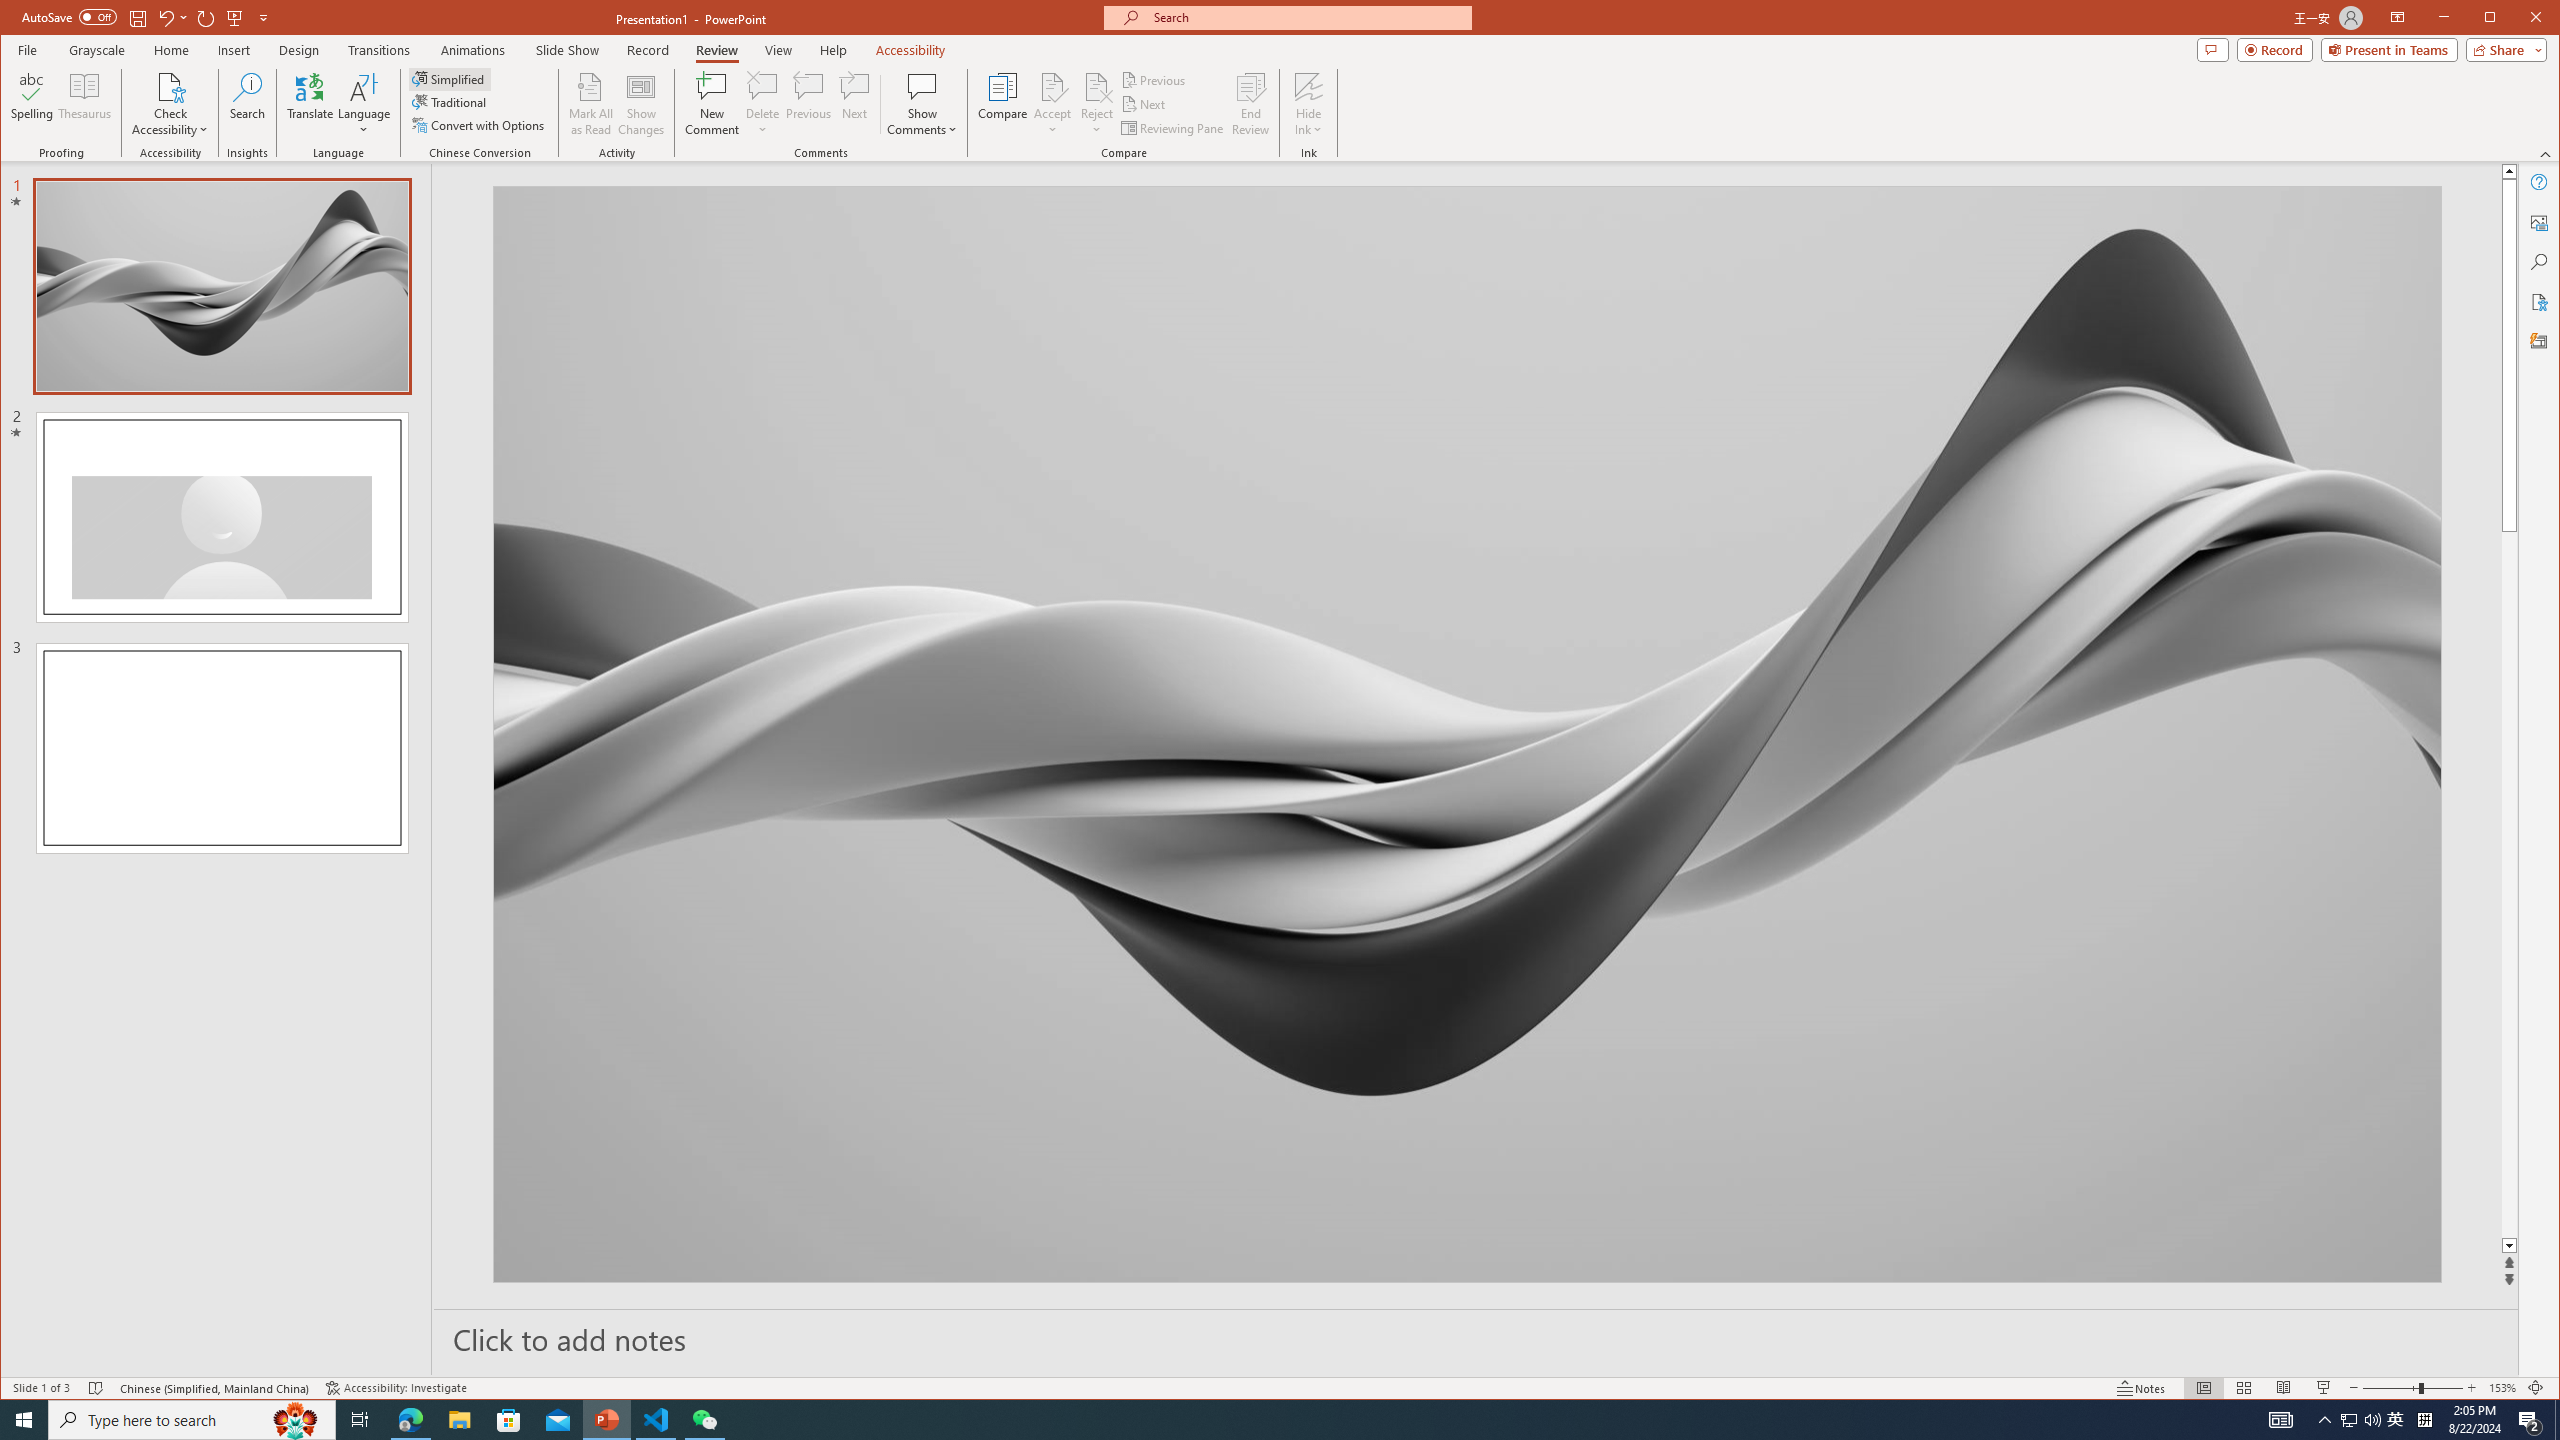 This screenshot has width=2560, height=1440. What do you see at coordinates (2502, 1387) in the screenshot?
I see `'Zoom 153%'` at bounding box center [2502, 1387].